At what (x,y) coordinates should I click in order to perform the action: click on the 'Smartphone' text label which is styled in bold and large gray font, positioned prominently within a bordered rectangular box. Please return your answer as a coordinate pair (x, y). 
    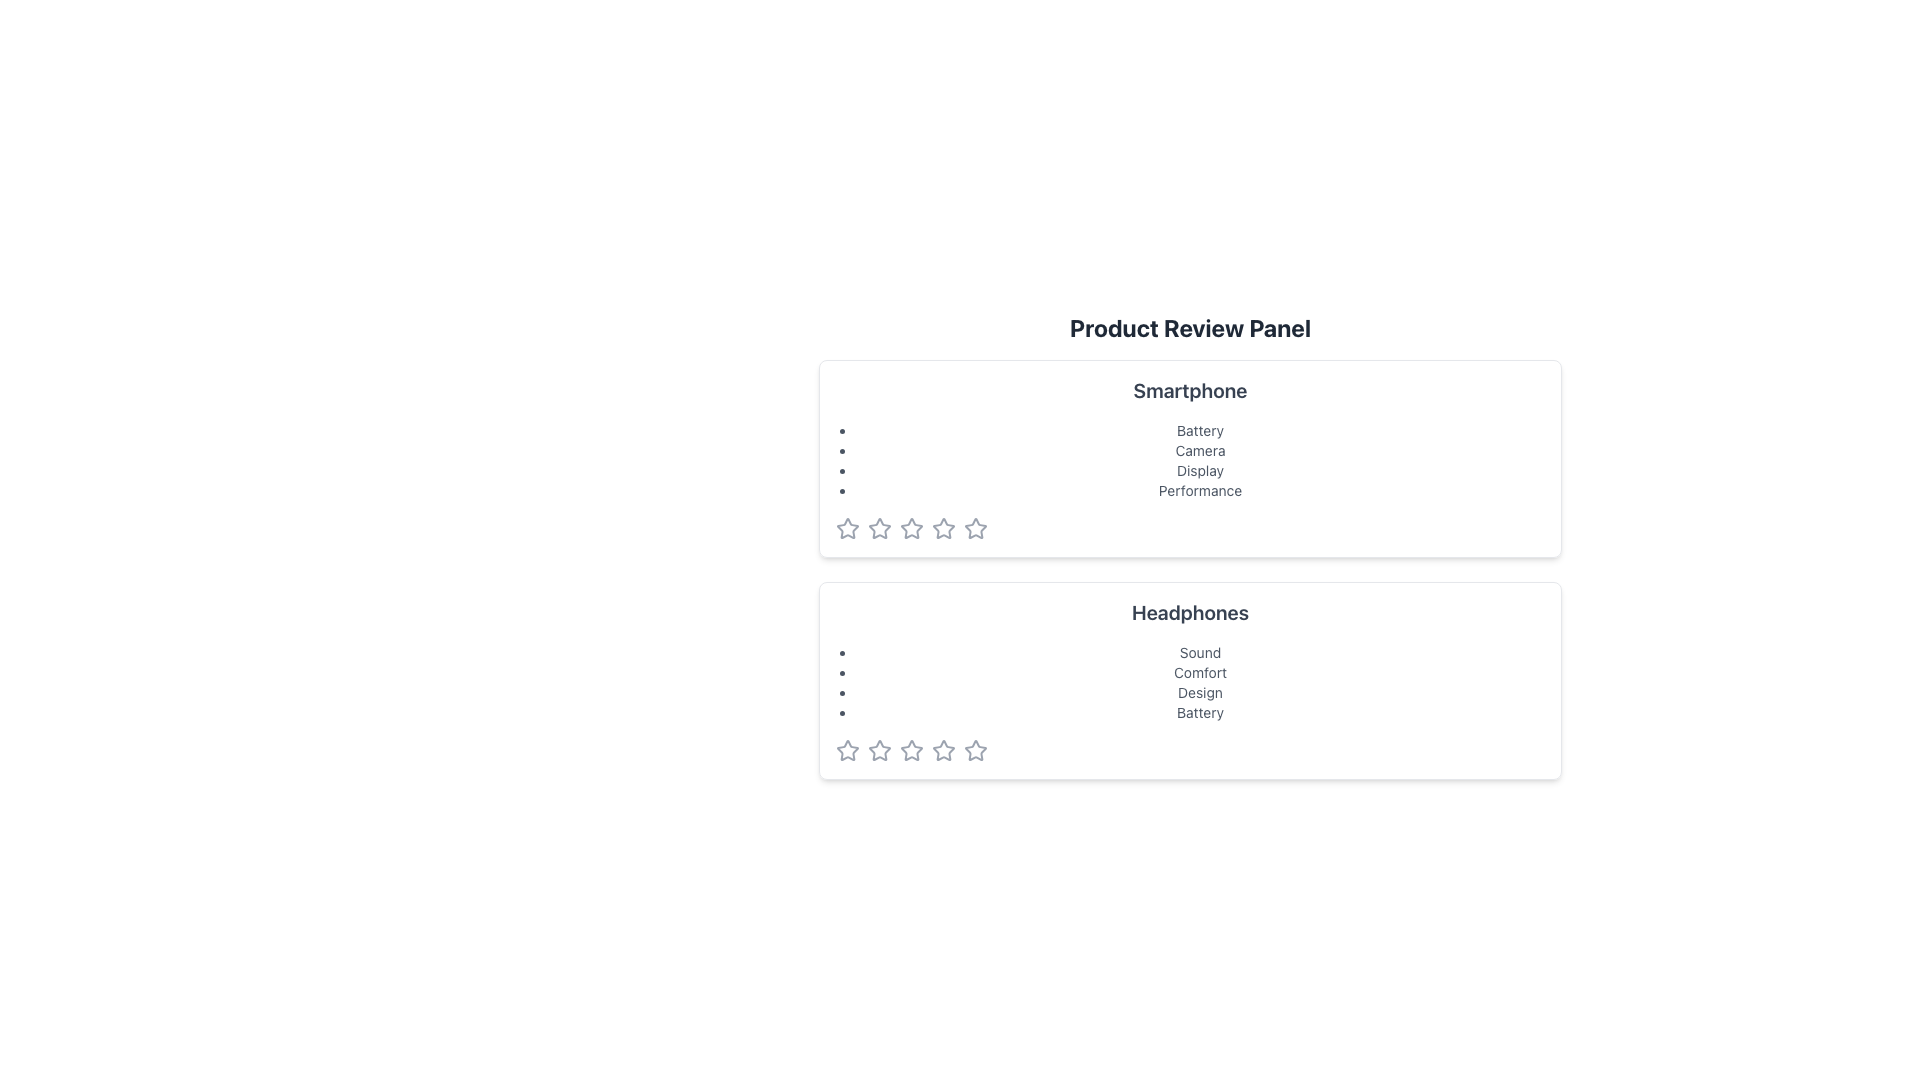
    Looking at the image, I should click on (1190, 390).